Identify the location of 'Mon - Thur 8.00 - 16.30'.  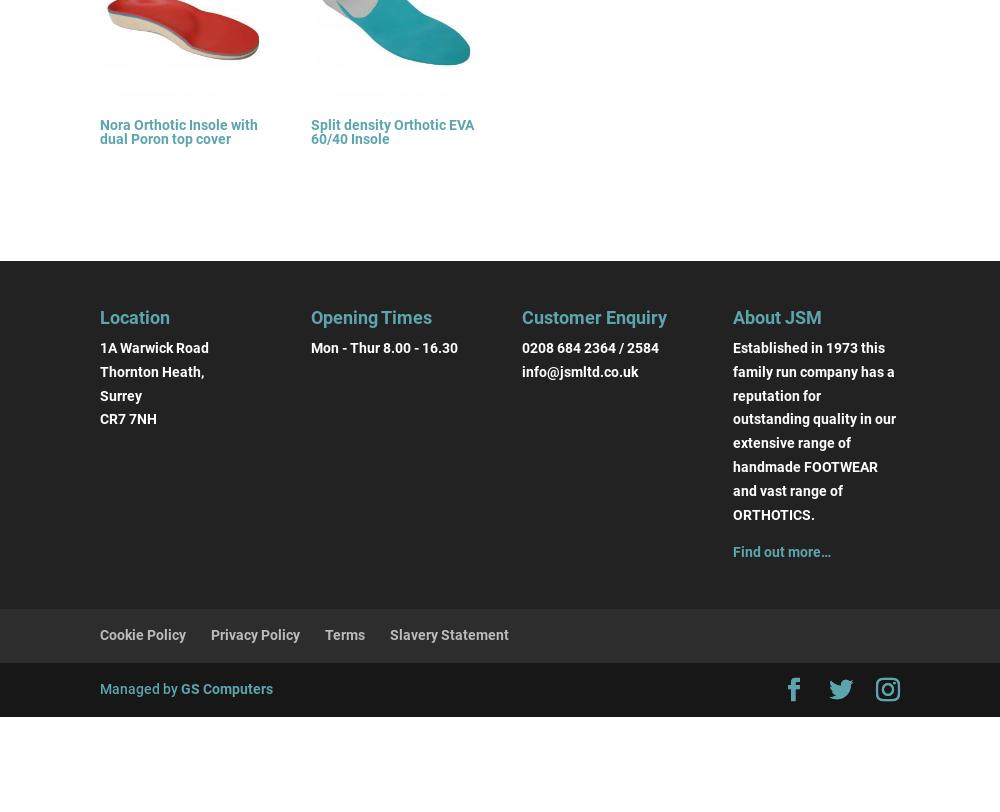
(384, 346).